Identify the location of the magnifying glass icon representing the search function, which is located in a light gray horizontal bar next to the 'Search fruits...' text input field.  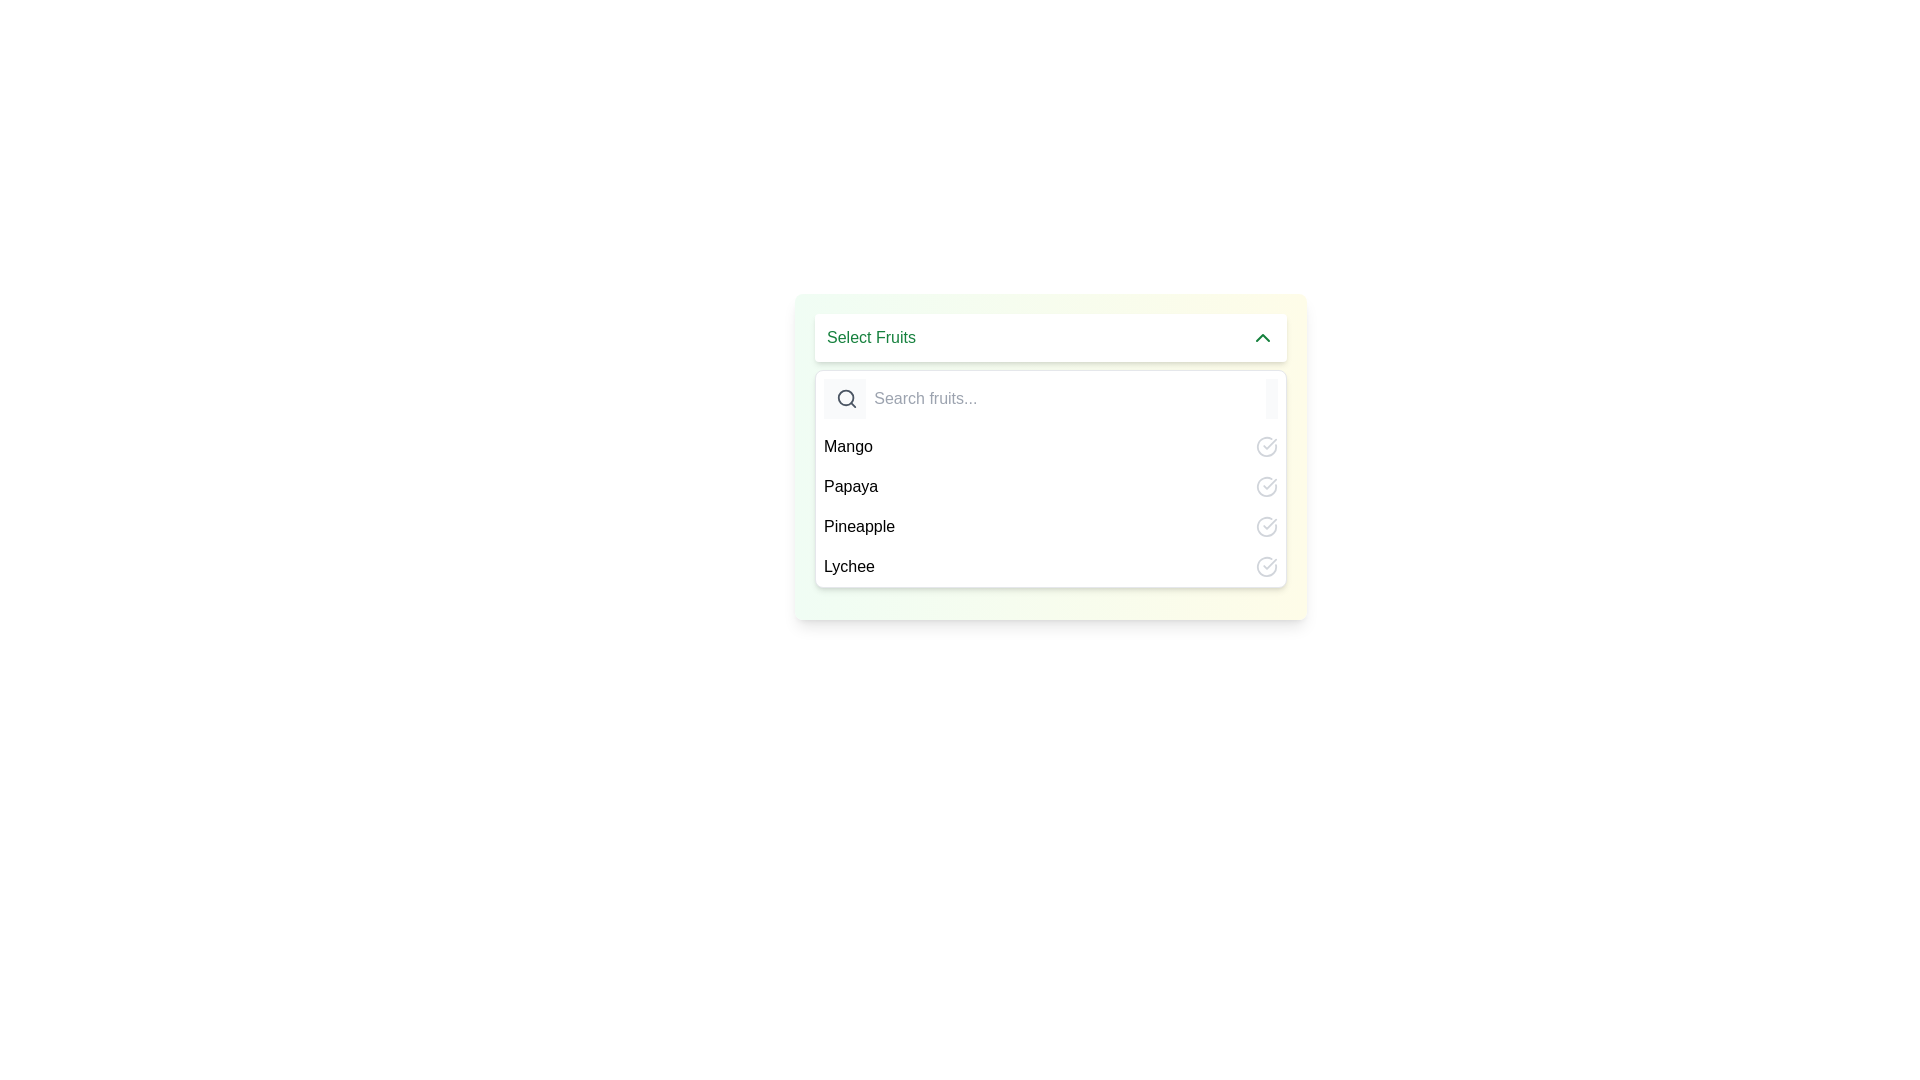
(847, 398).